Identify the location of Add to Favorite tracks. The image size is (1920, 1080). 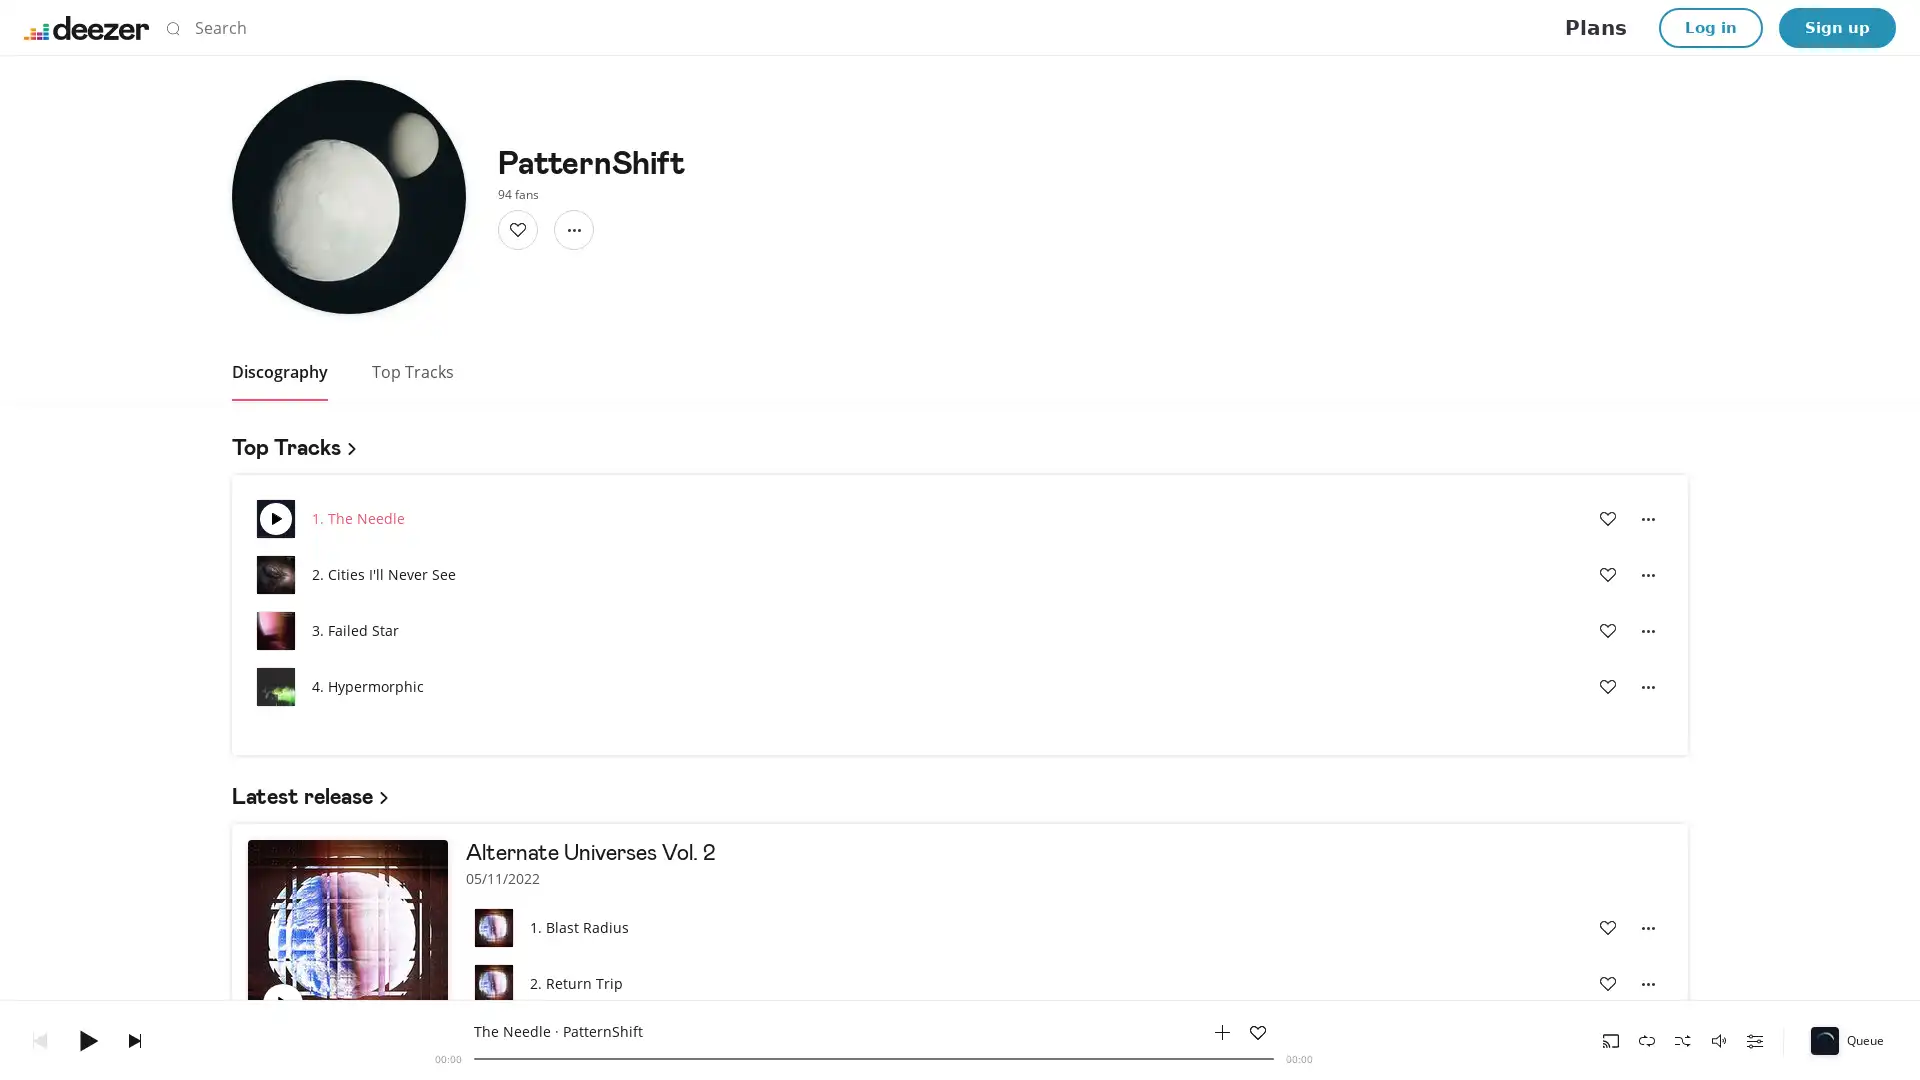
(1256, 1032).